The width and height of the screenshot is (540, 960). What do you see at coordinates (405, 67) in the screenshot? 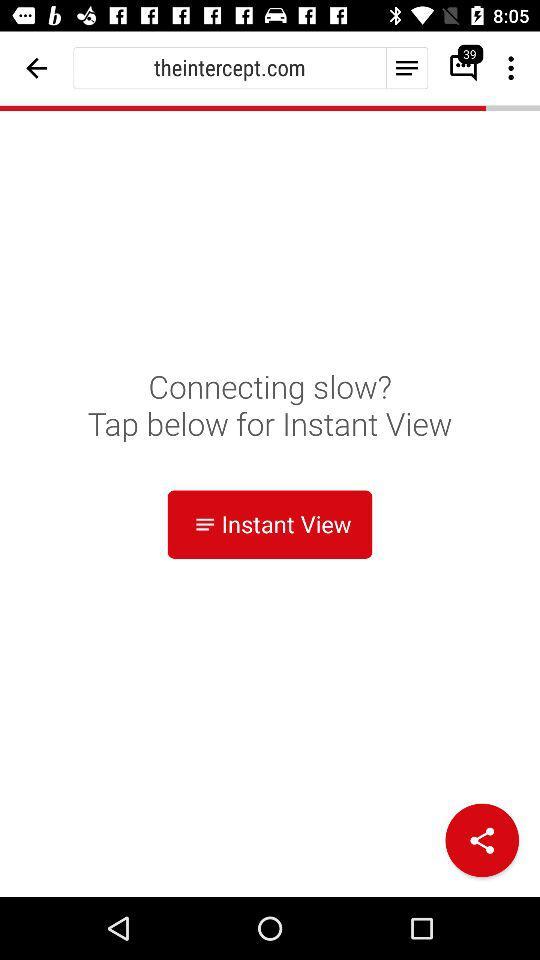
I see `the icon just to the left of message icon` at bounding box center [405, 67].